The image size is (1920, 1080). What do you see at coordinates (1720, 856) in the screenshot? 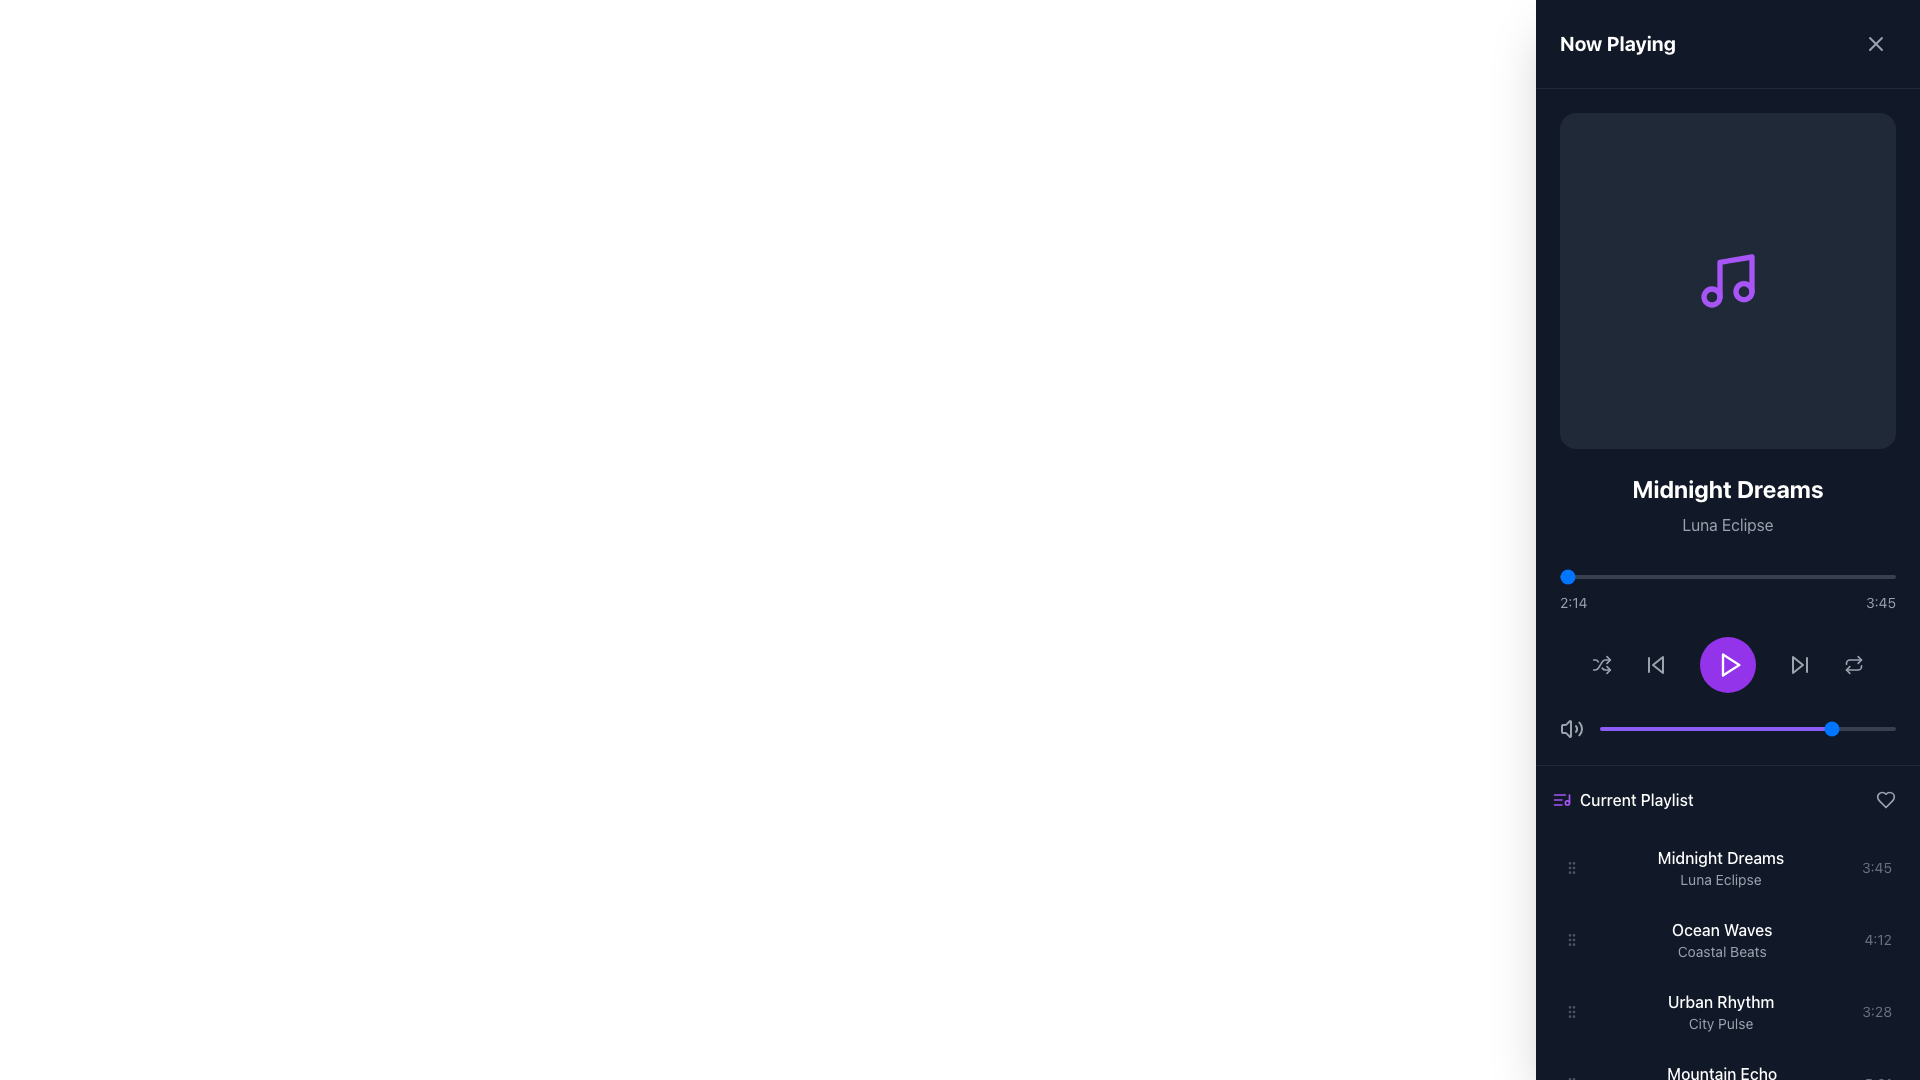
I see `the text label displaying 'Midnight Dreams' in a white font against a dark background, located at the top of the 'Current Playlist' section` at bounding box center [1720, 856].